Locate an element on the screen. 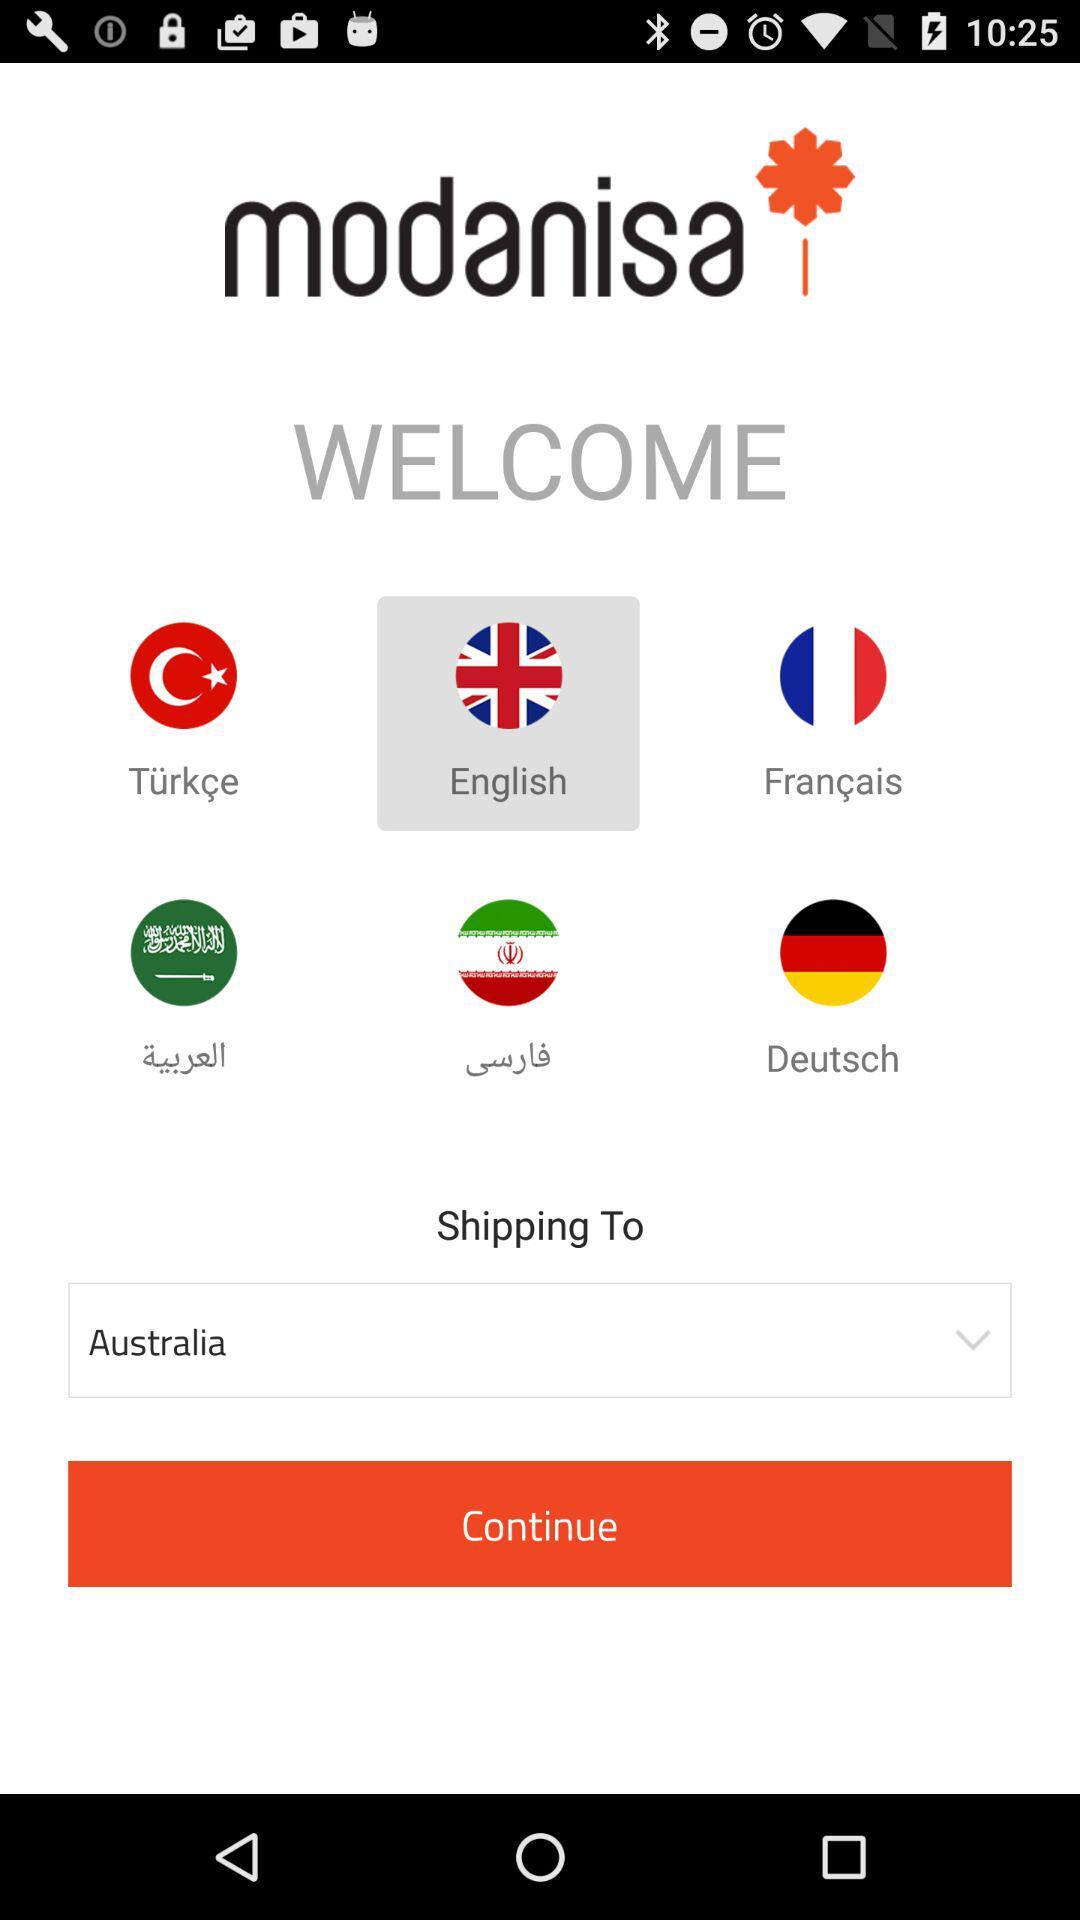  turkish language is located at coordinates (183, 675).